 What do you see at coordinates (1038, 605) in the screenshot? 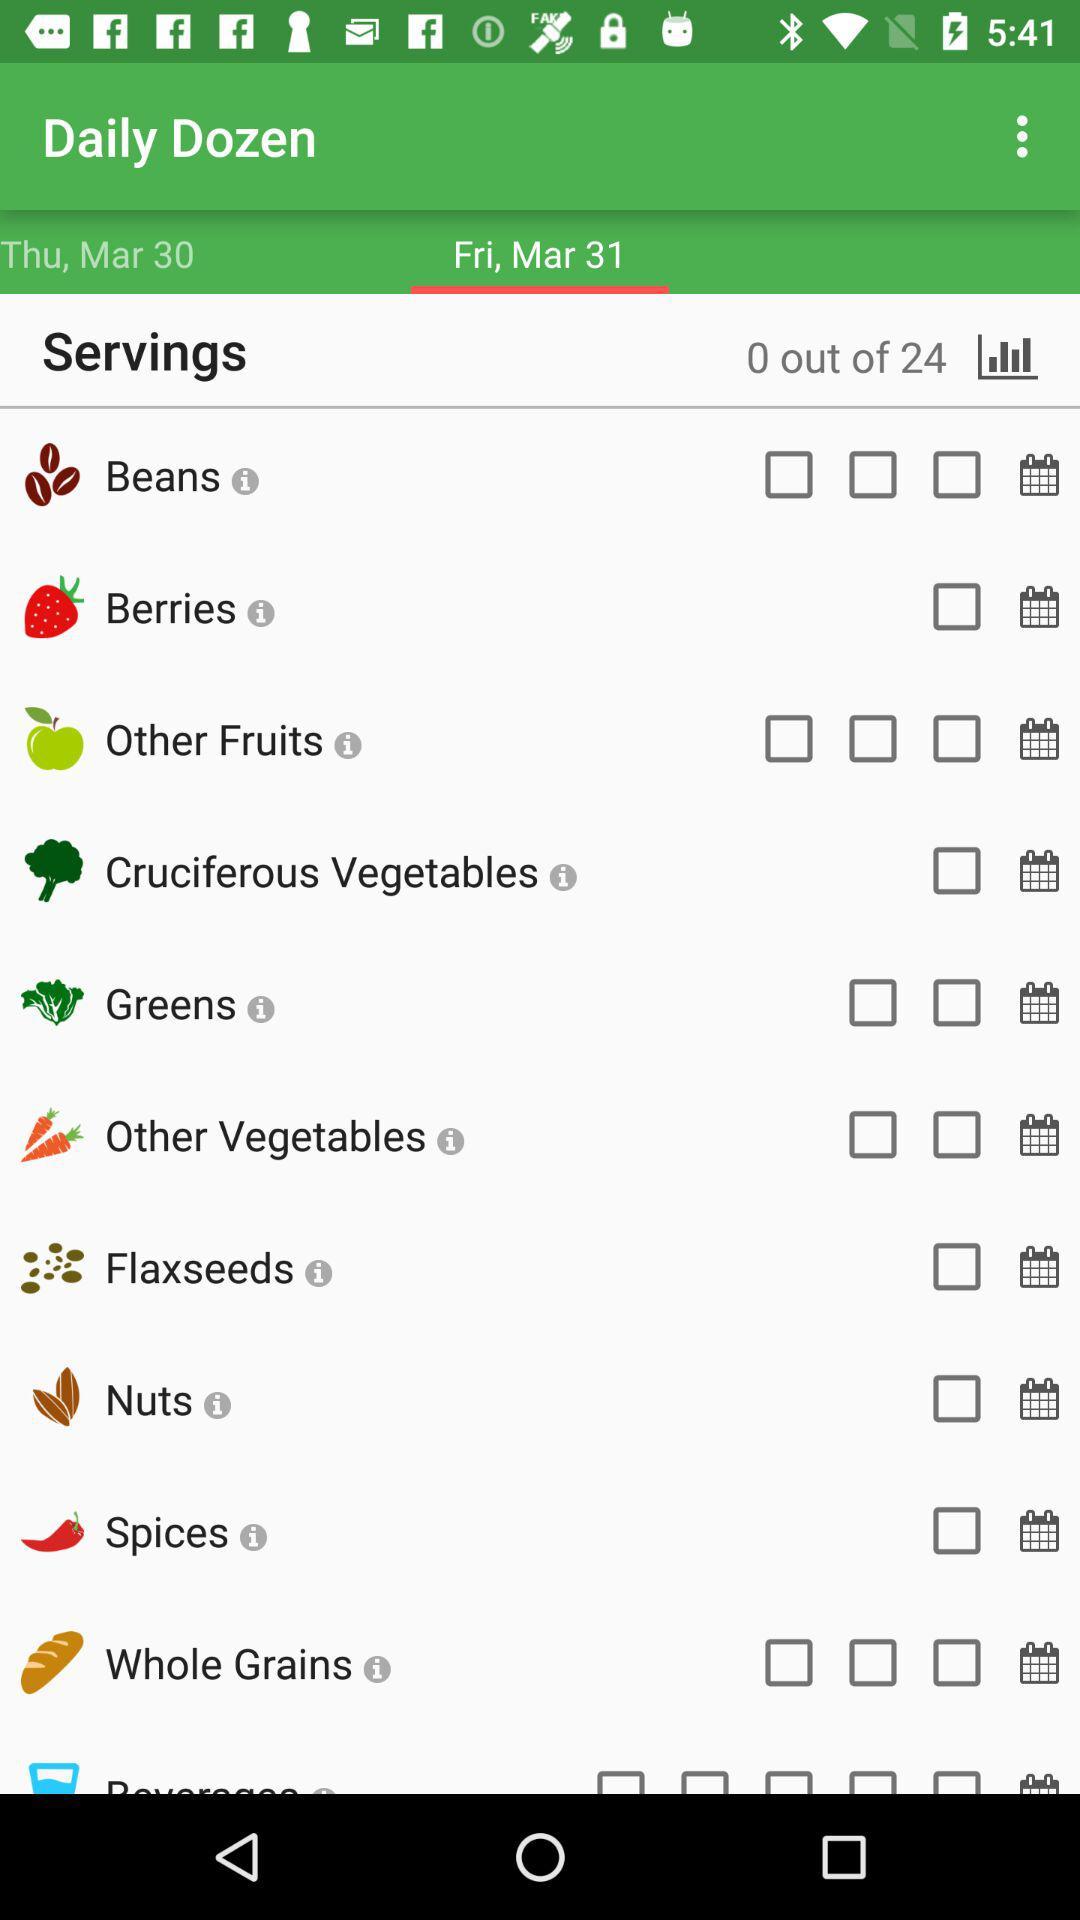
I see `the date_range icon` at bounding box center [1038, 605].